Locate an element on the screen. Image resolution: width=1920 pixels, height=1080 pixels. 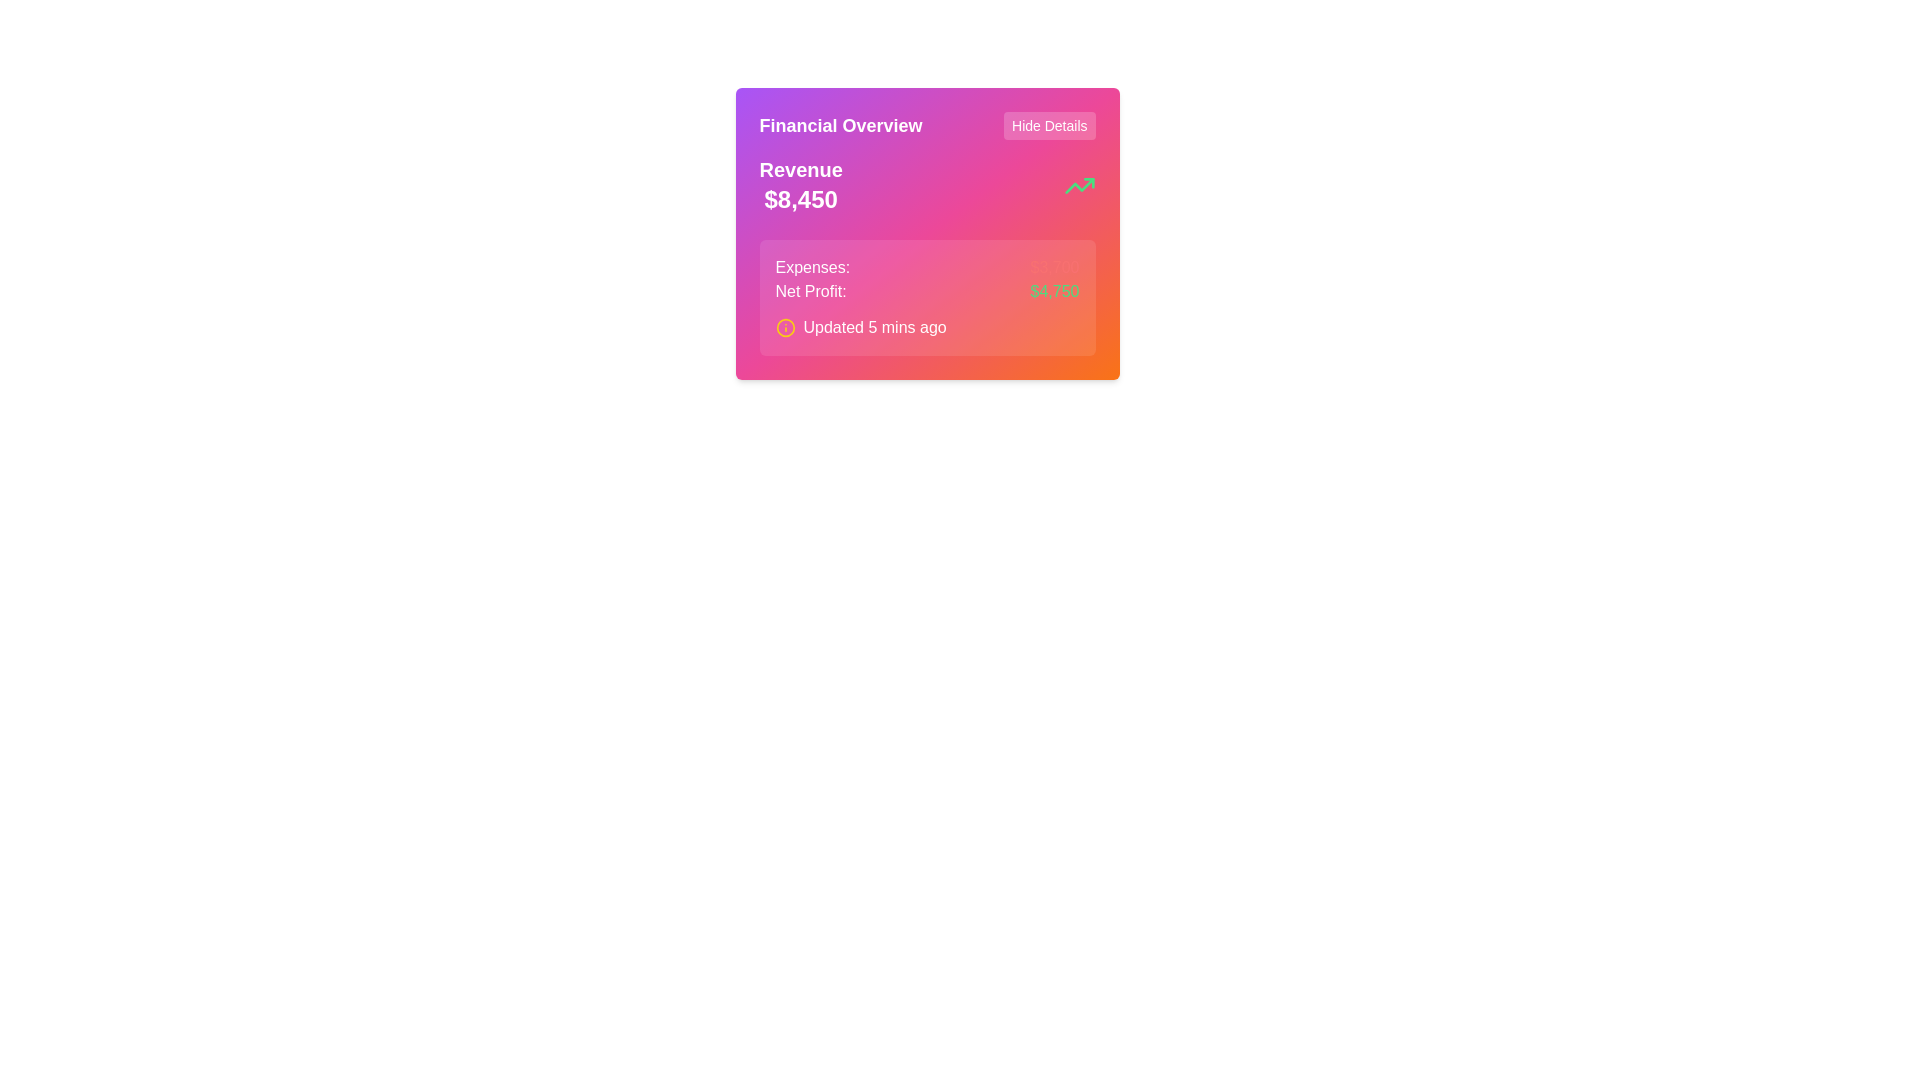
the upward-trending green line graph icon located in the upper-right corner of the financial summary card is located at coordinates (1078, 185).